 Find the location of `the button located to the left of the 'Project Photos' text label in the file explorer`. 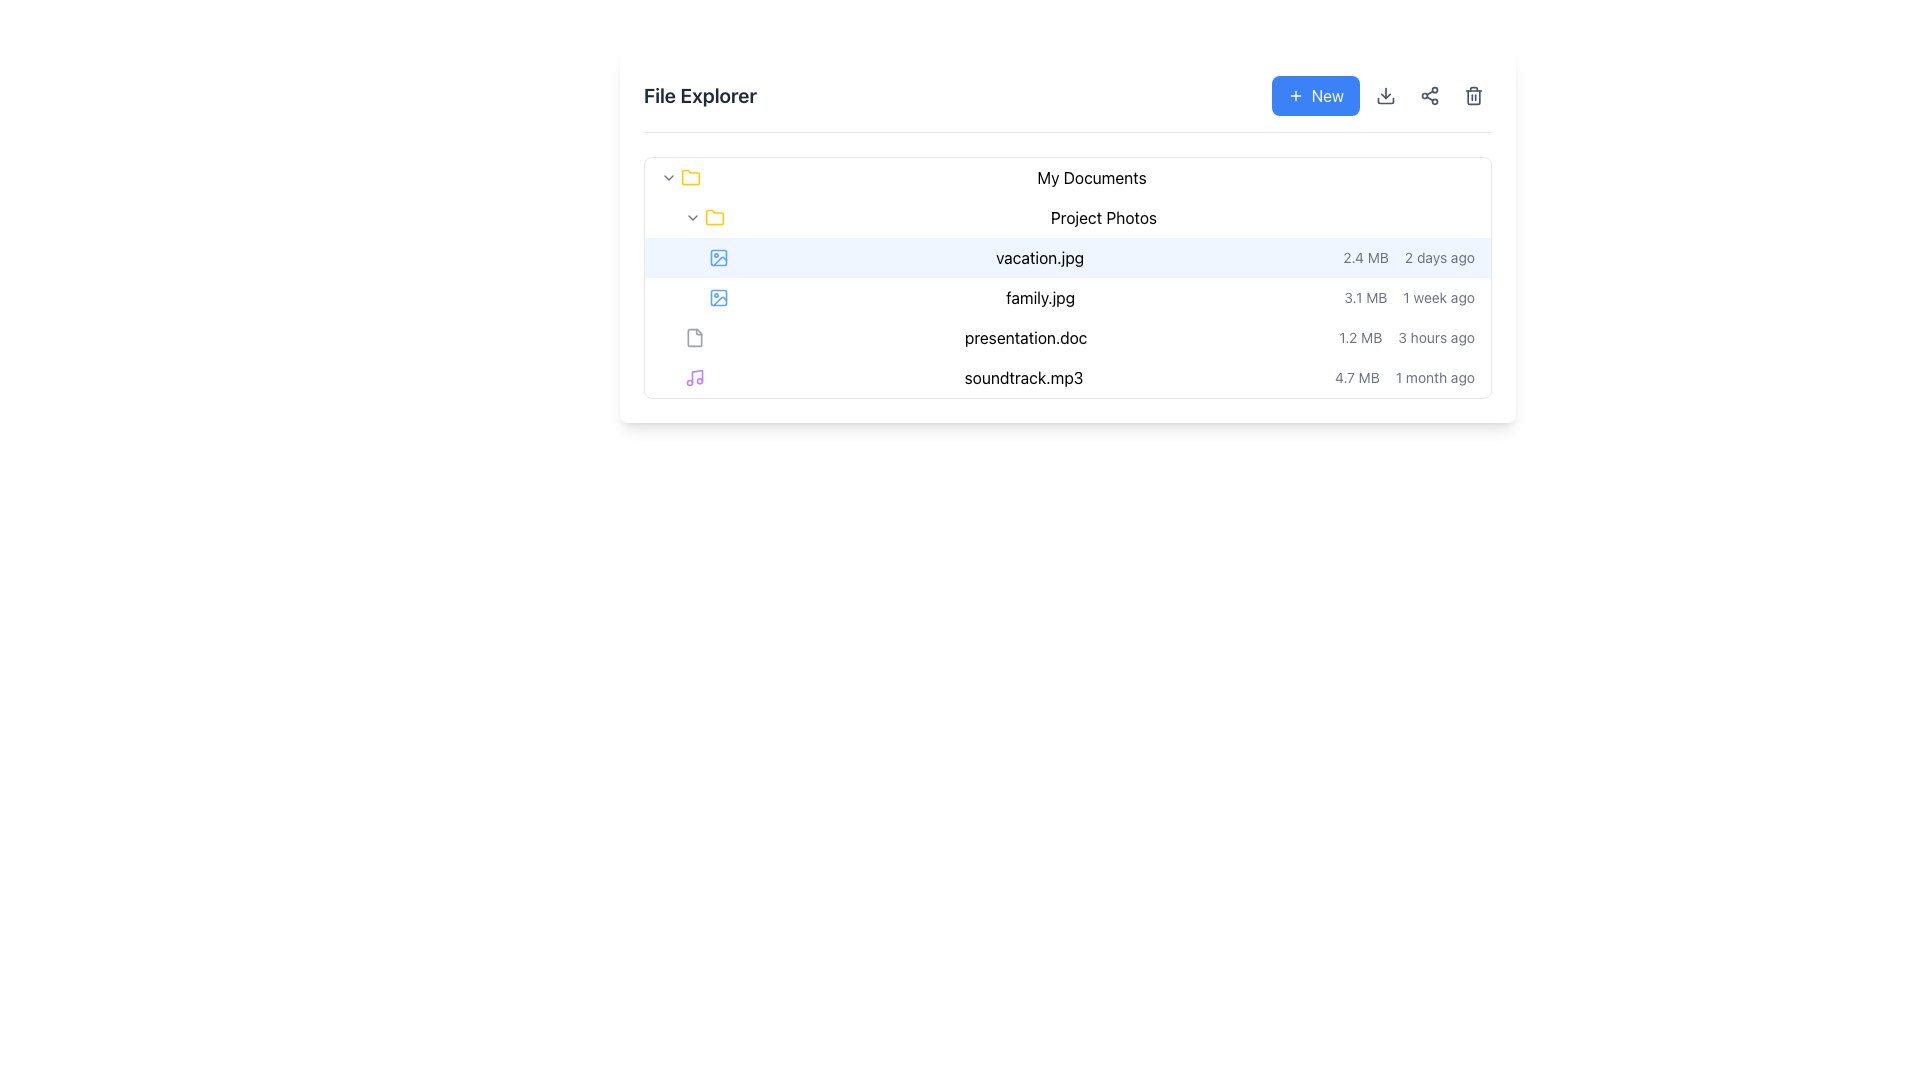

the button located to the left of the 'Project Photos' text label in the file explorer is located at coordinates (692, 218).